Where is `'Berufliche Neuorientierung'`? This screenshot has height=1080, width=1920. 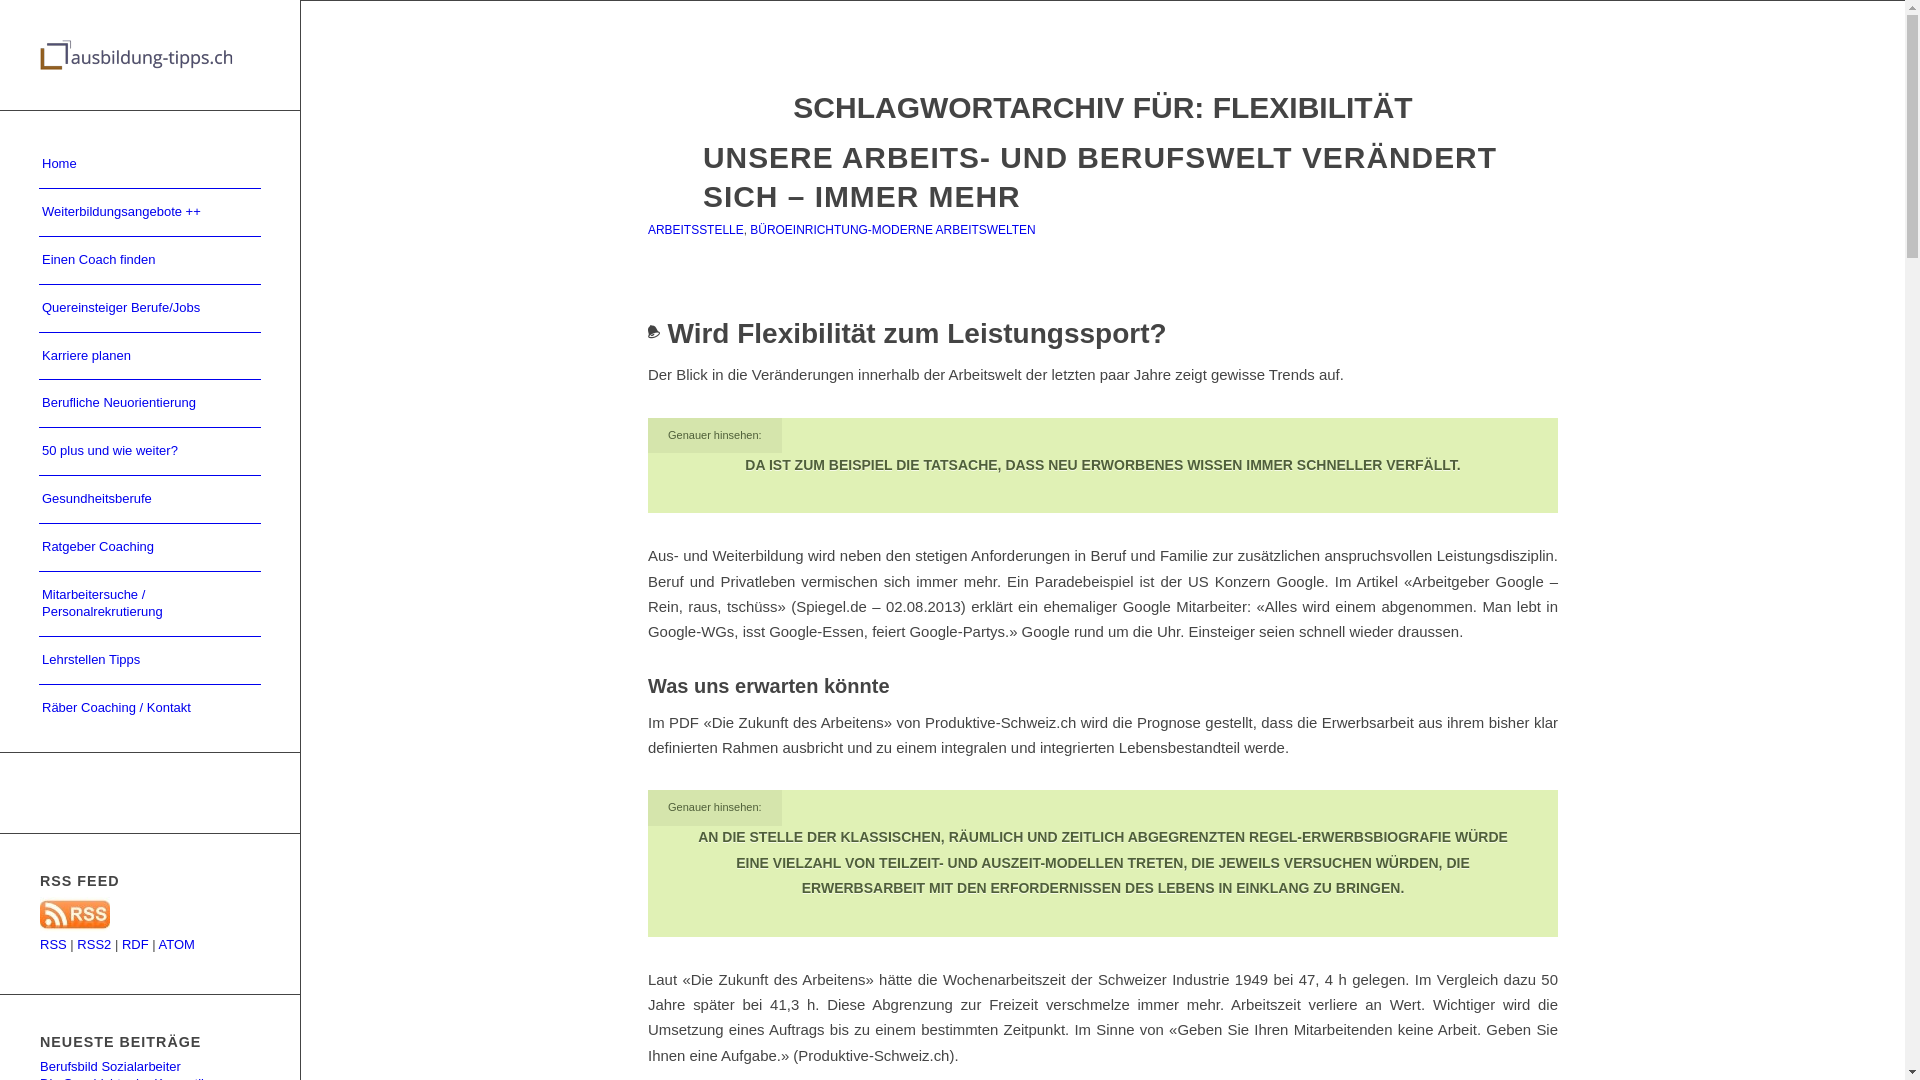 'Berufliche Neuorientierung' is located at coordinates (148, 404).